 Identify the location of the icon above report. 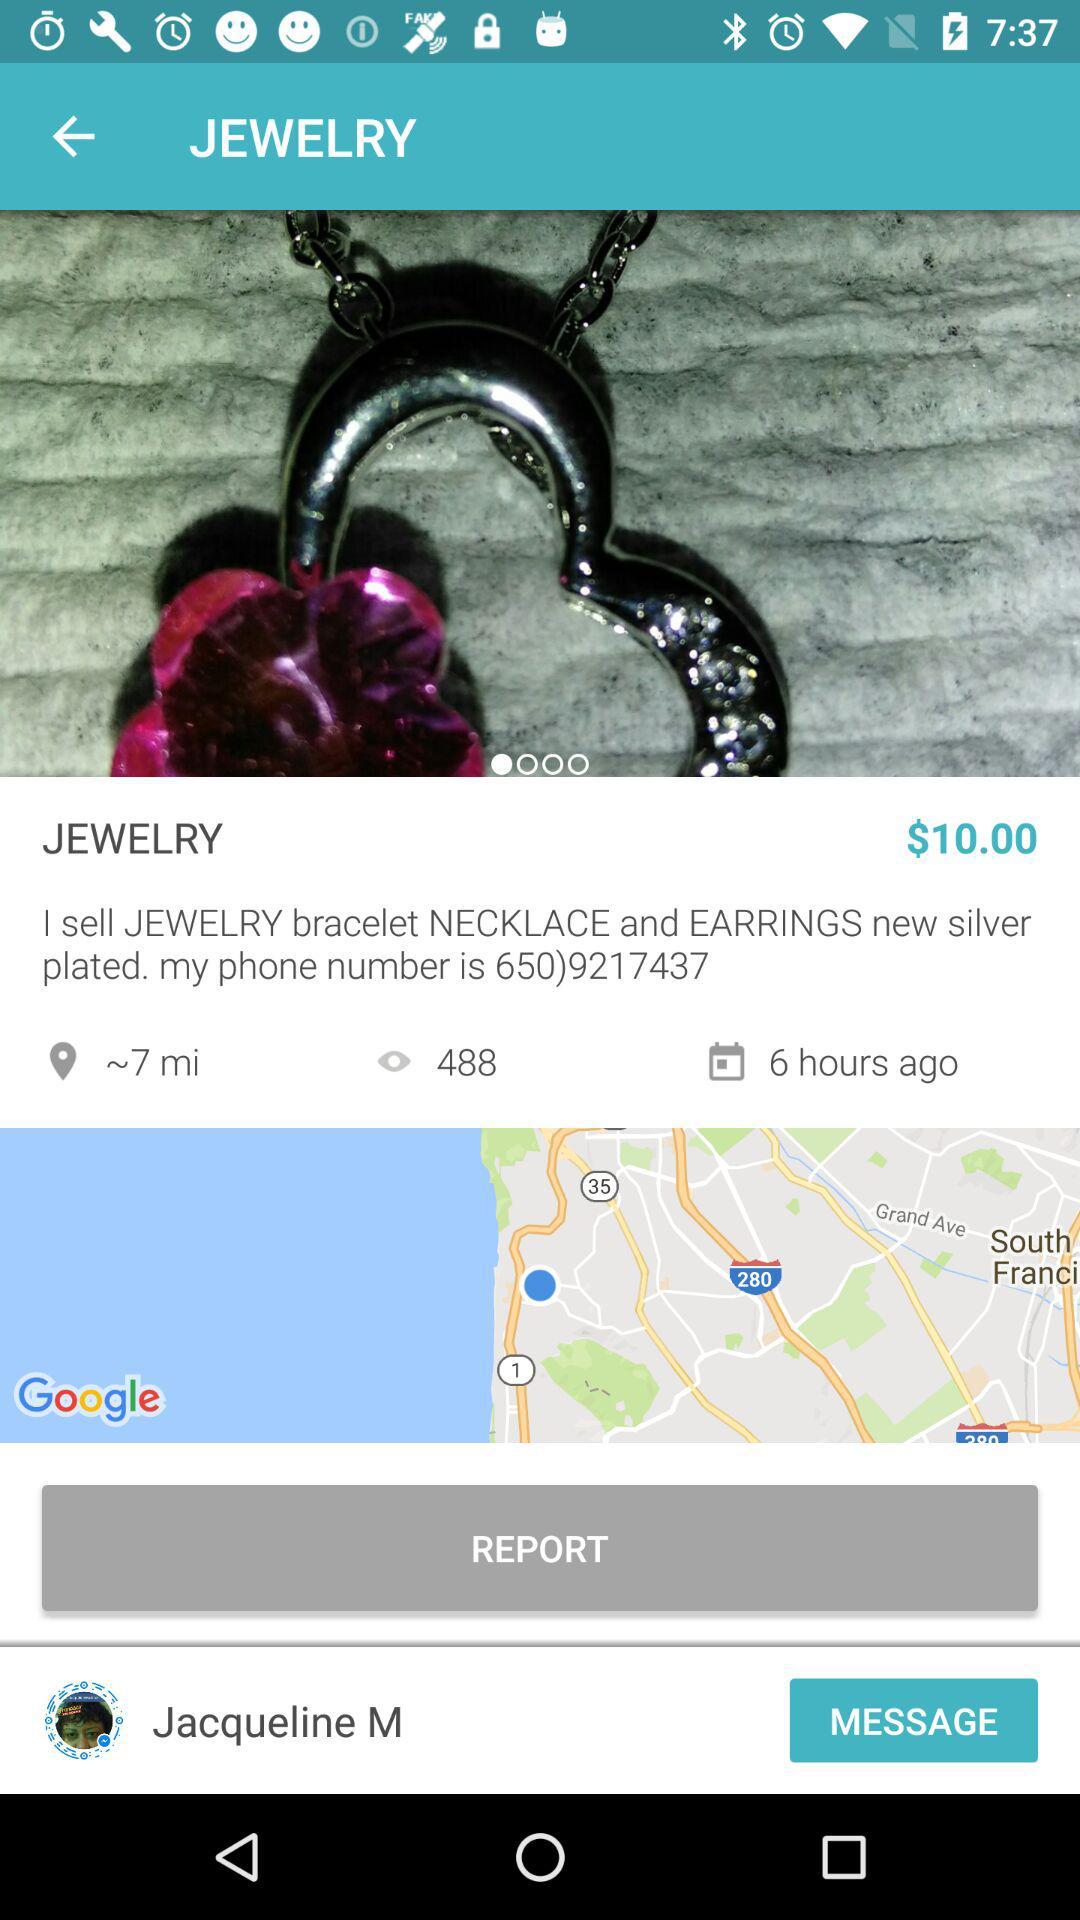
(540, 1285).